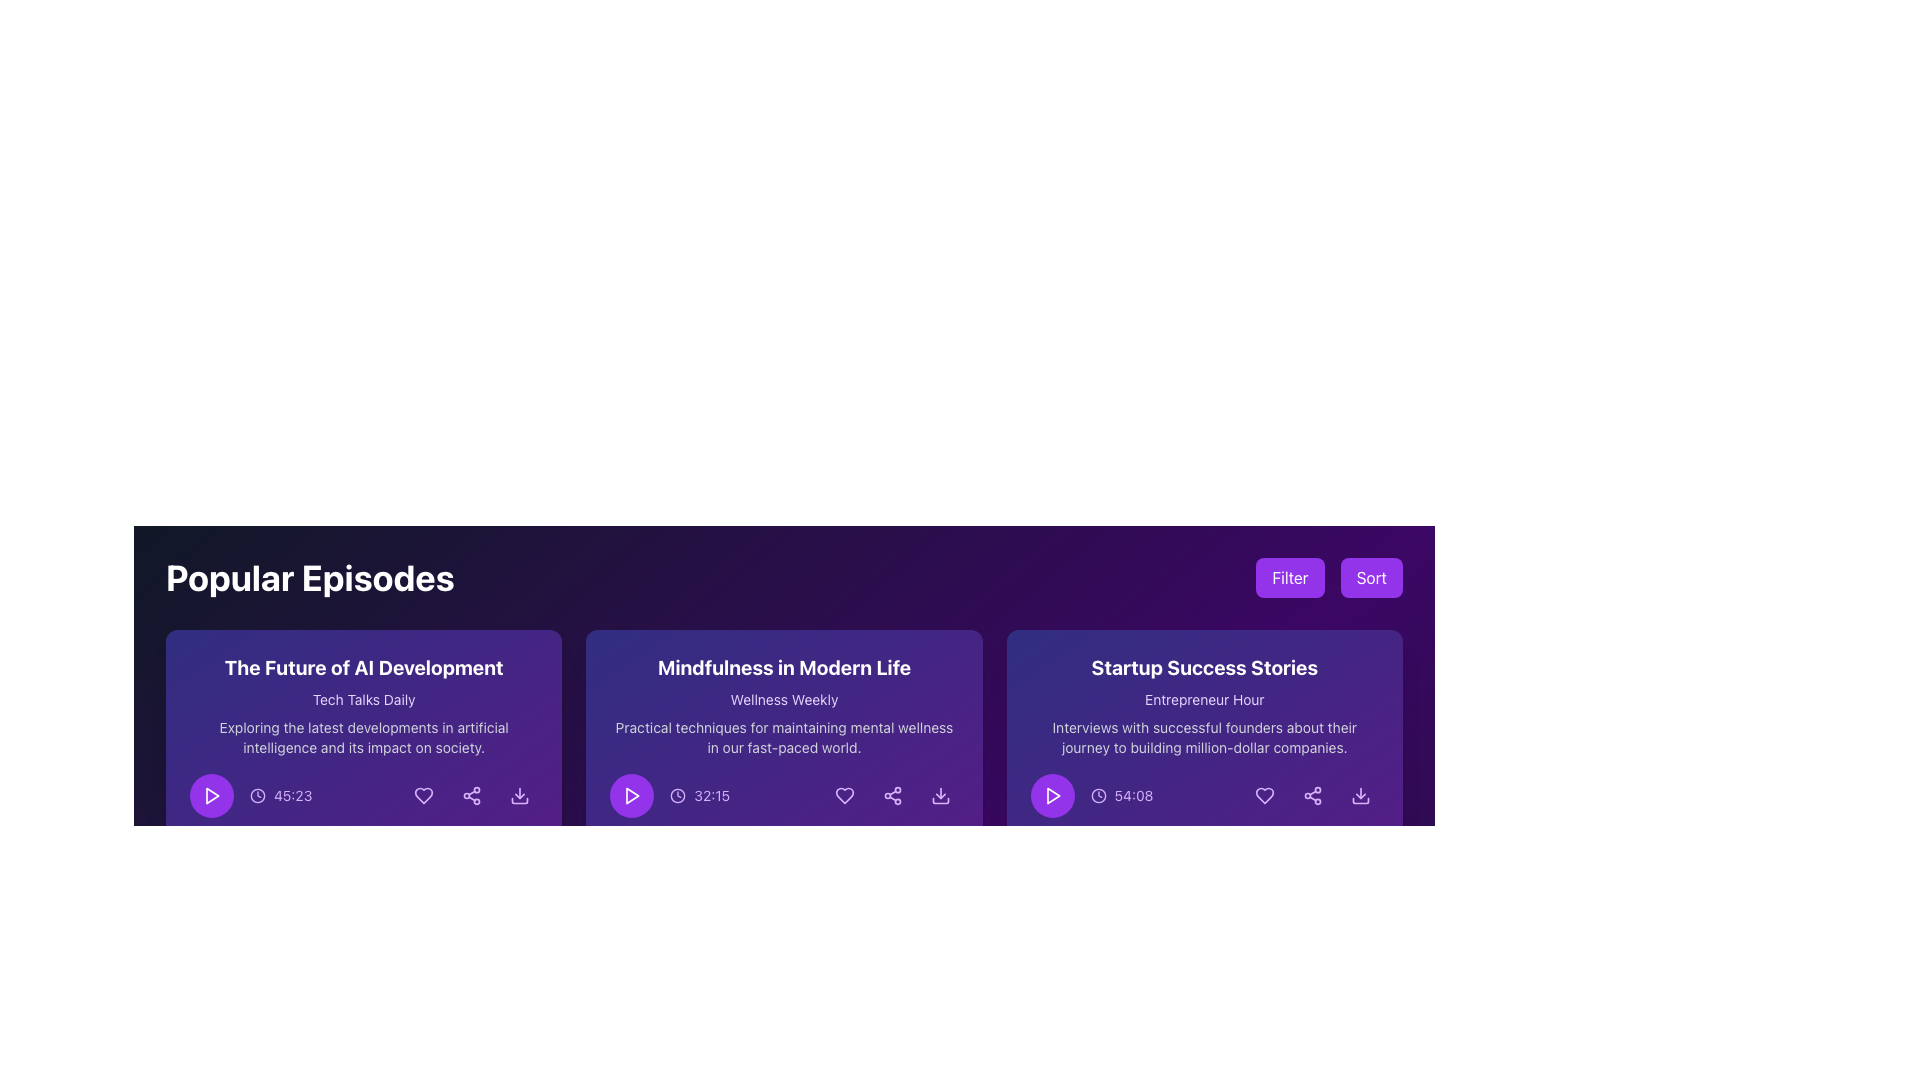  Describe the element at coordinates (364, 704) in the screenshot. I see `the Textual content block titled 'The Future of AI Development' located within the leftmost card of the 'Popular Episodes' section` at that location.